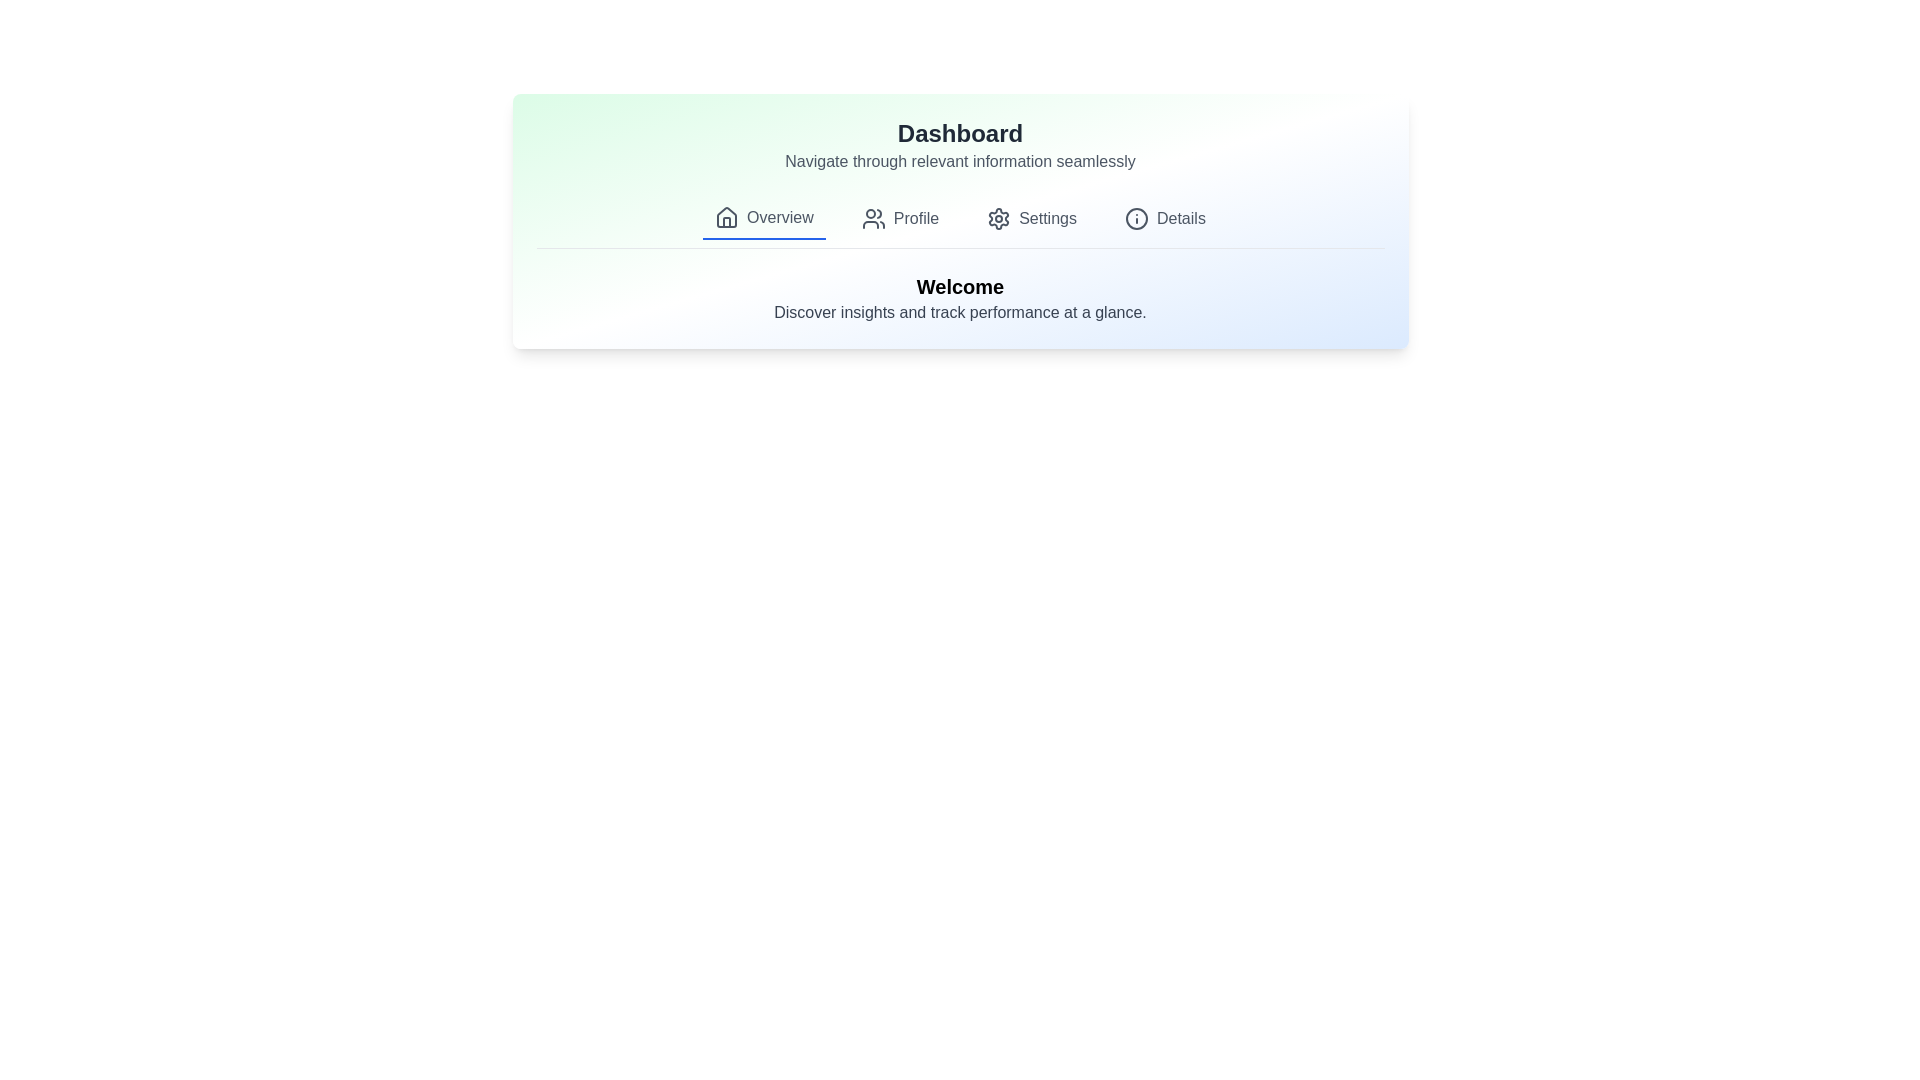 Image resolution: width=1920 pixels, height=1080 pixels. What do you see at coordinates (1137, 219) in the screenshot?
I see `the 'Details' icon located in the navigation bar, positioned to the right of the 'Settings' icon and aligned with the 'Details' text` at bounding box center [1137, 219].